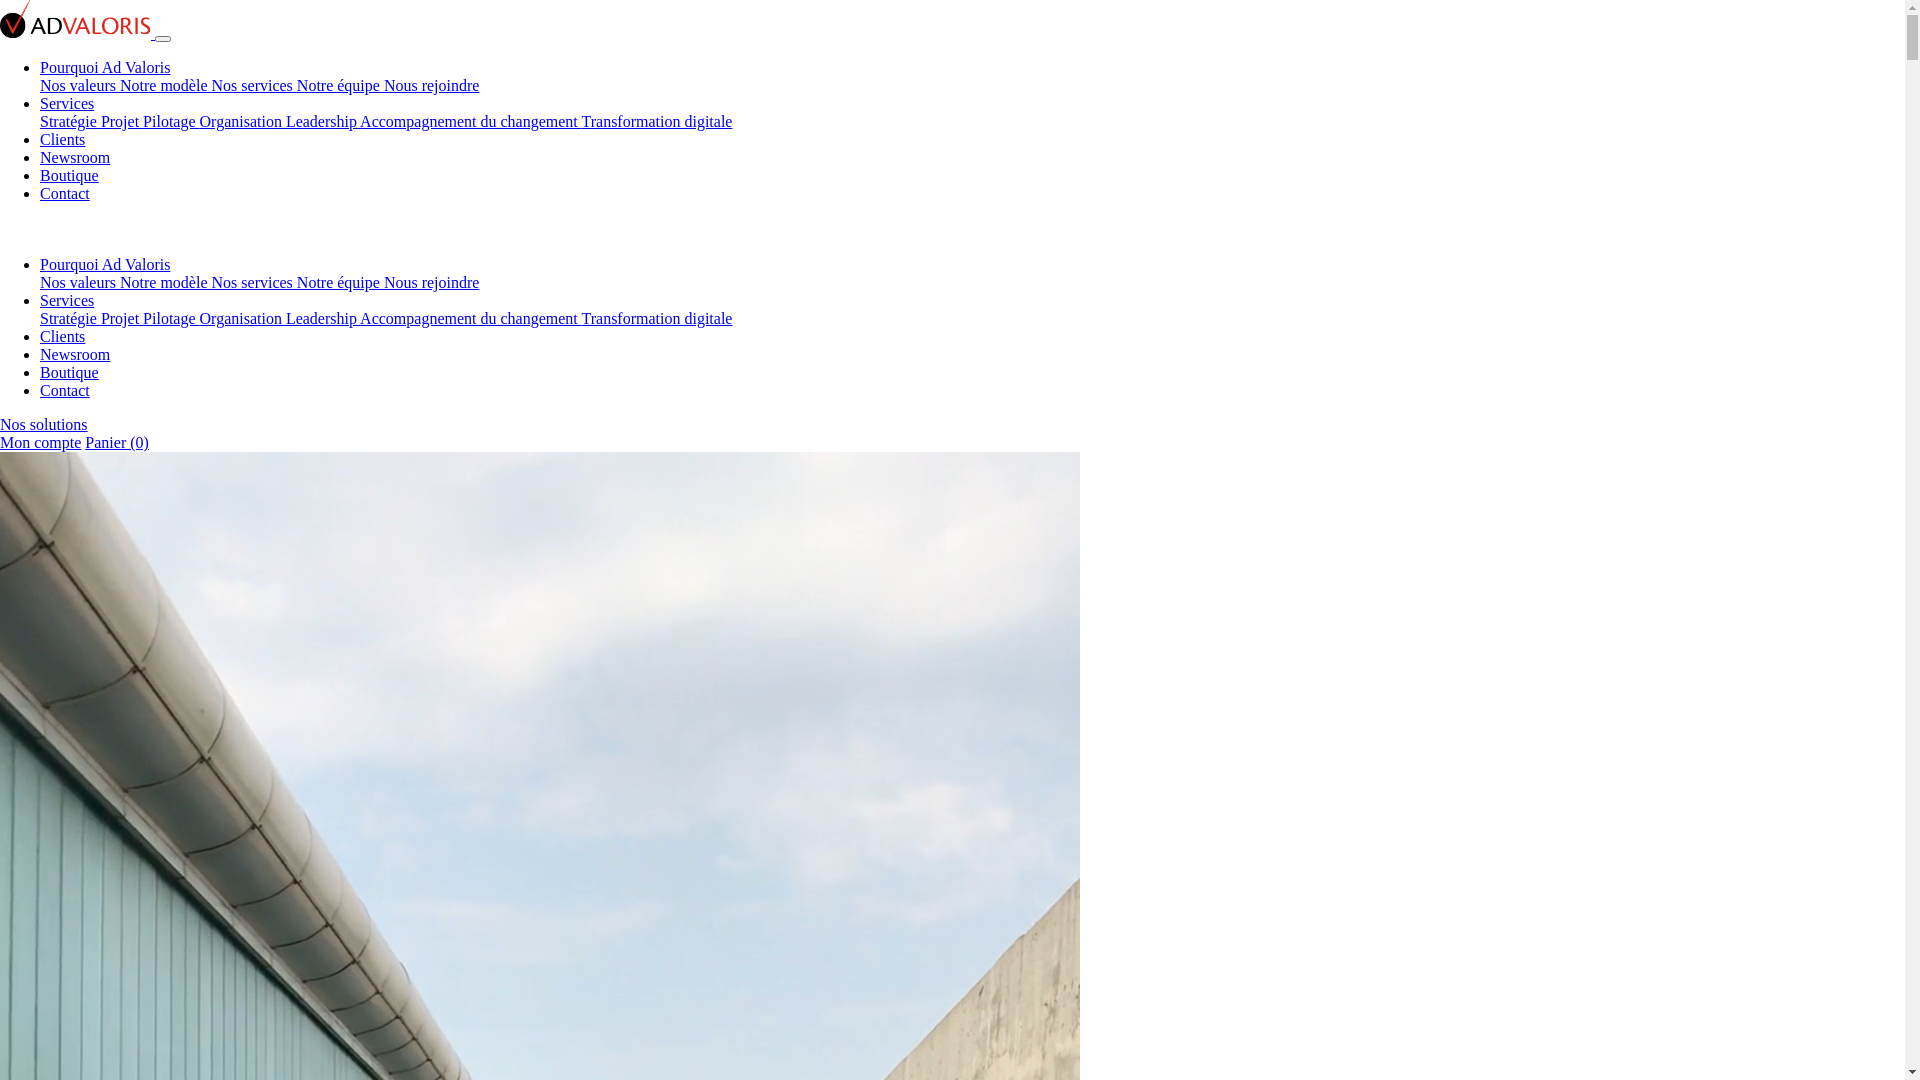  I want to click on 'Clients', so click(62, 335).